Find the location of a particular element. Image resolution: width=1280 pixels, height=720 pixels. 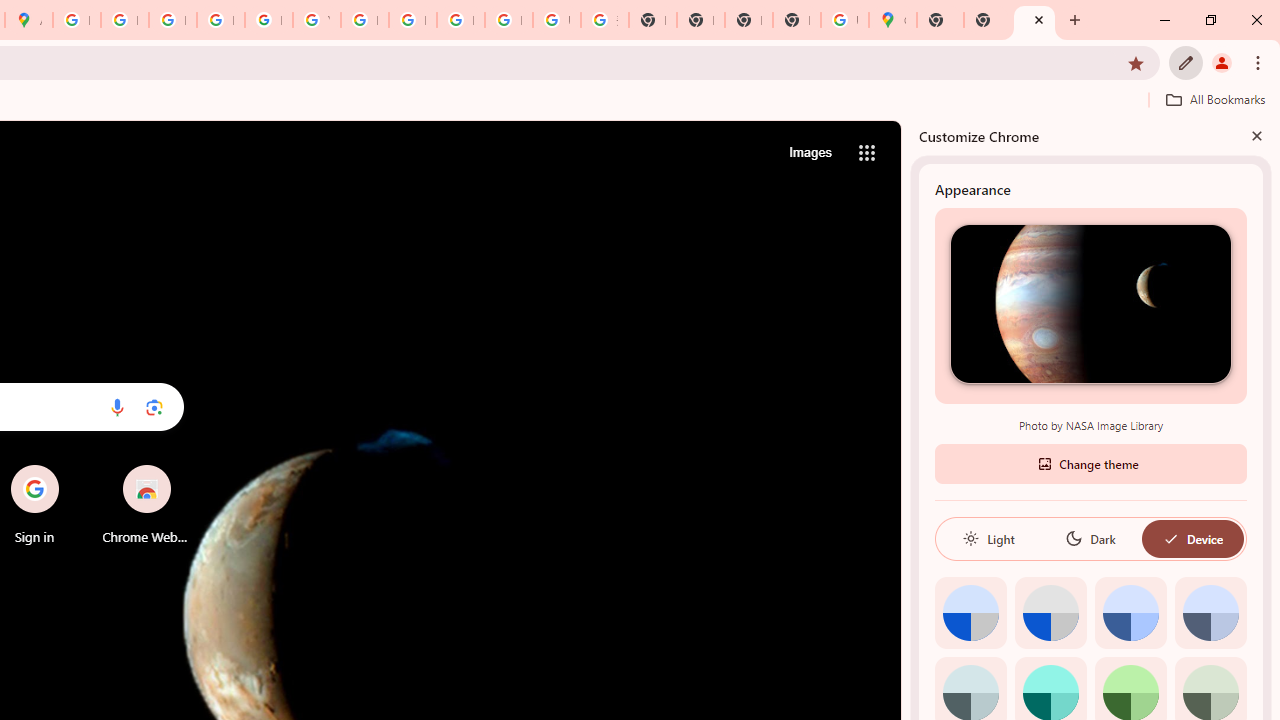

'Change theme' is located at coordinates (1089, 463).